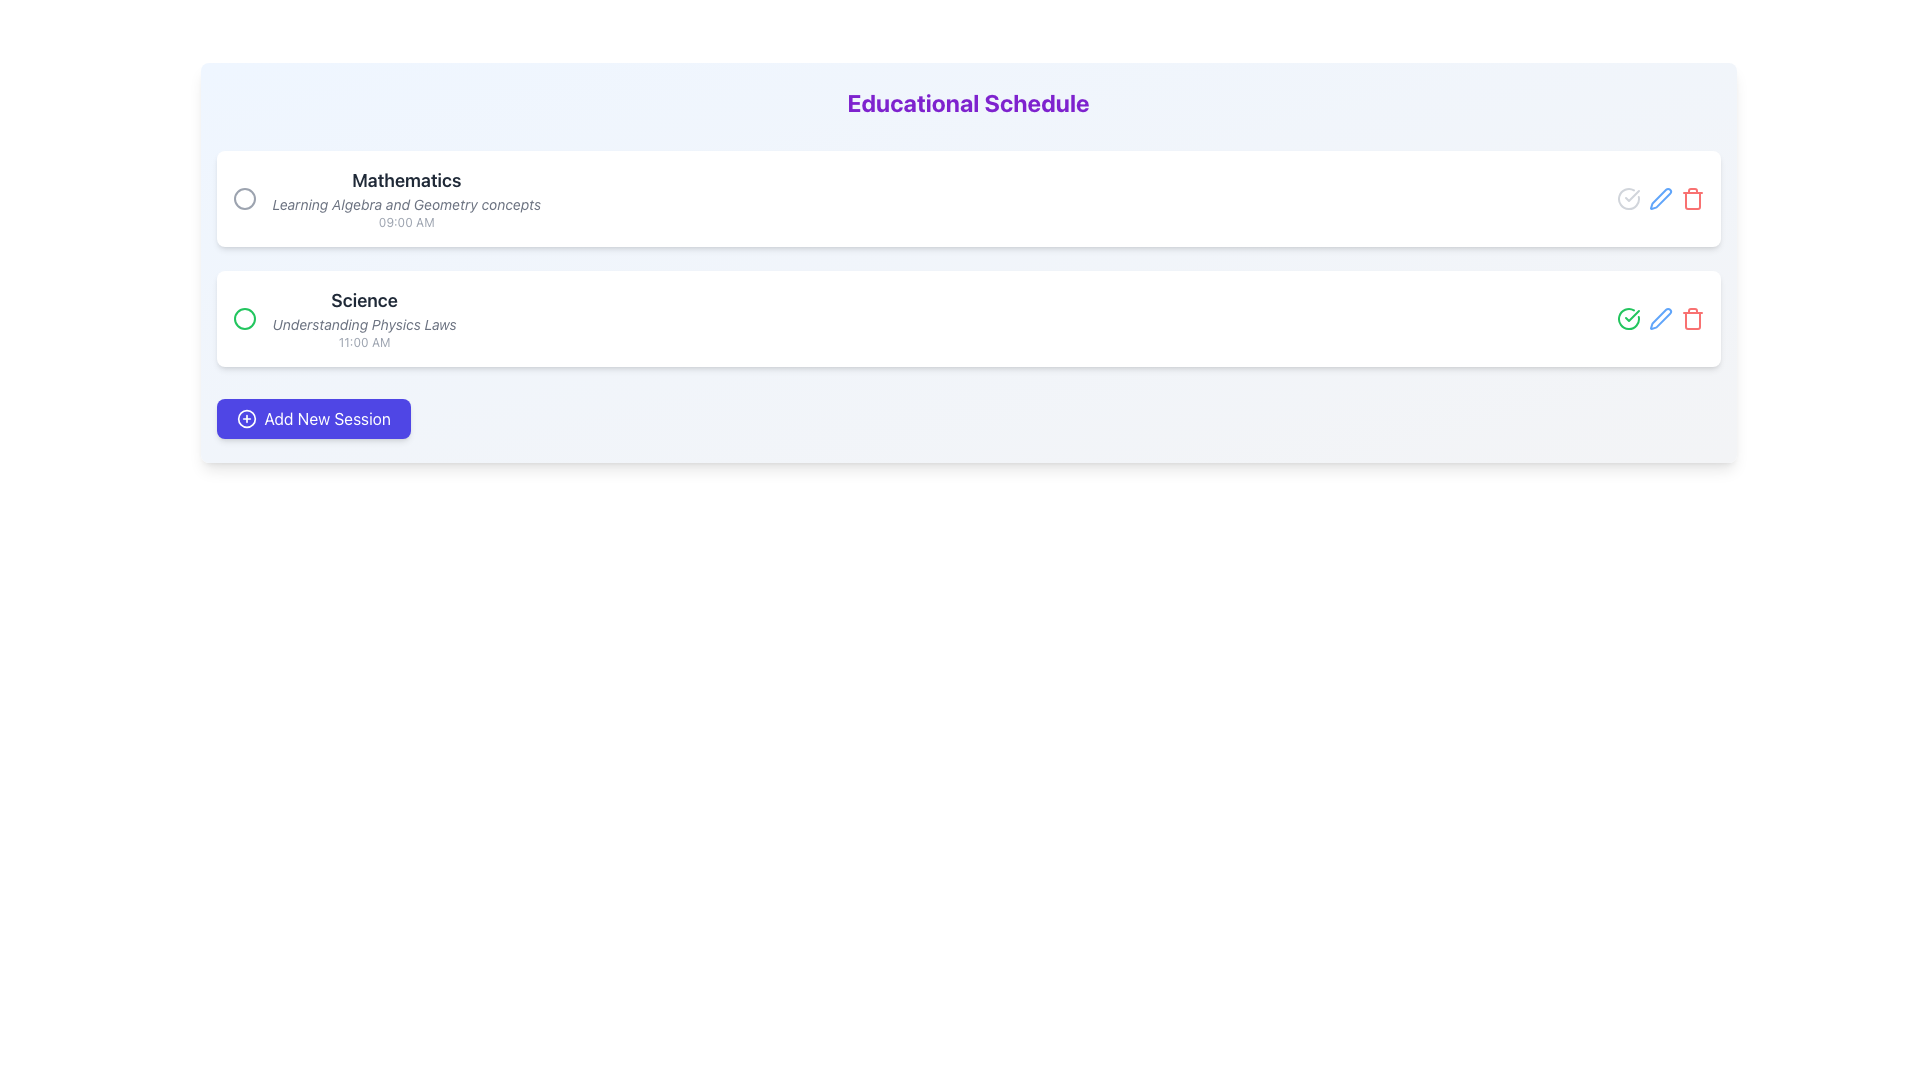 The image size is (1920, 1080). I want to click on the text label displaying '11:00 AM', which is located below the italicized subtitle 'Understanding Physics Laws', so click(364, 342).